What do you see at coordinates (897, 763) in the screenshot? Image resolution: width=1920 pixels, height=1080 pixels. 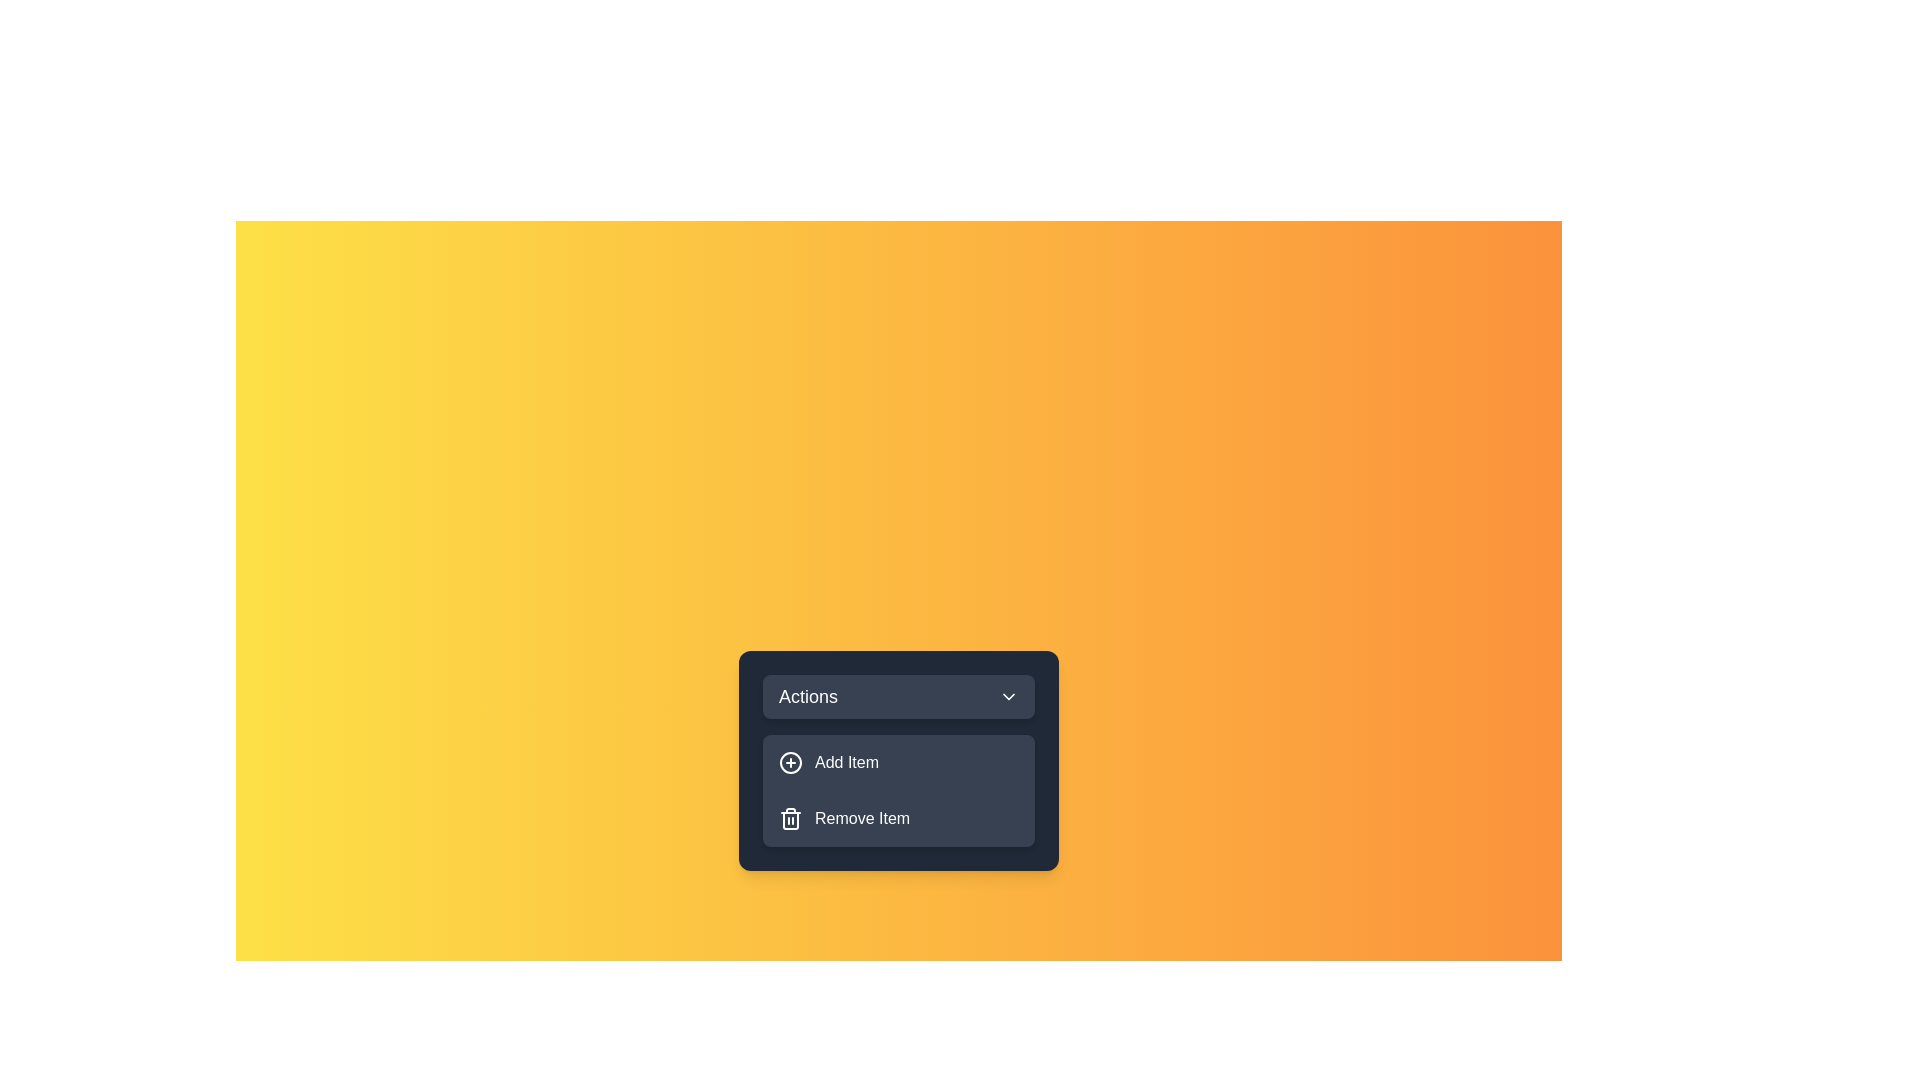 I see `the 'Add Item' option in the menu` at bounding box center [897, 763].